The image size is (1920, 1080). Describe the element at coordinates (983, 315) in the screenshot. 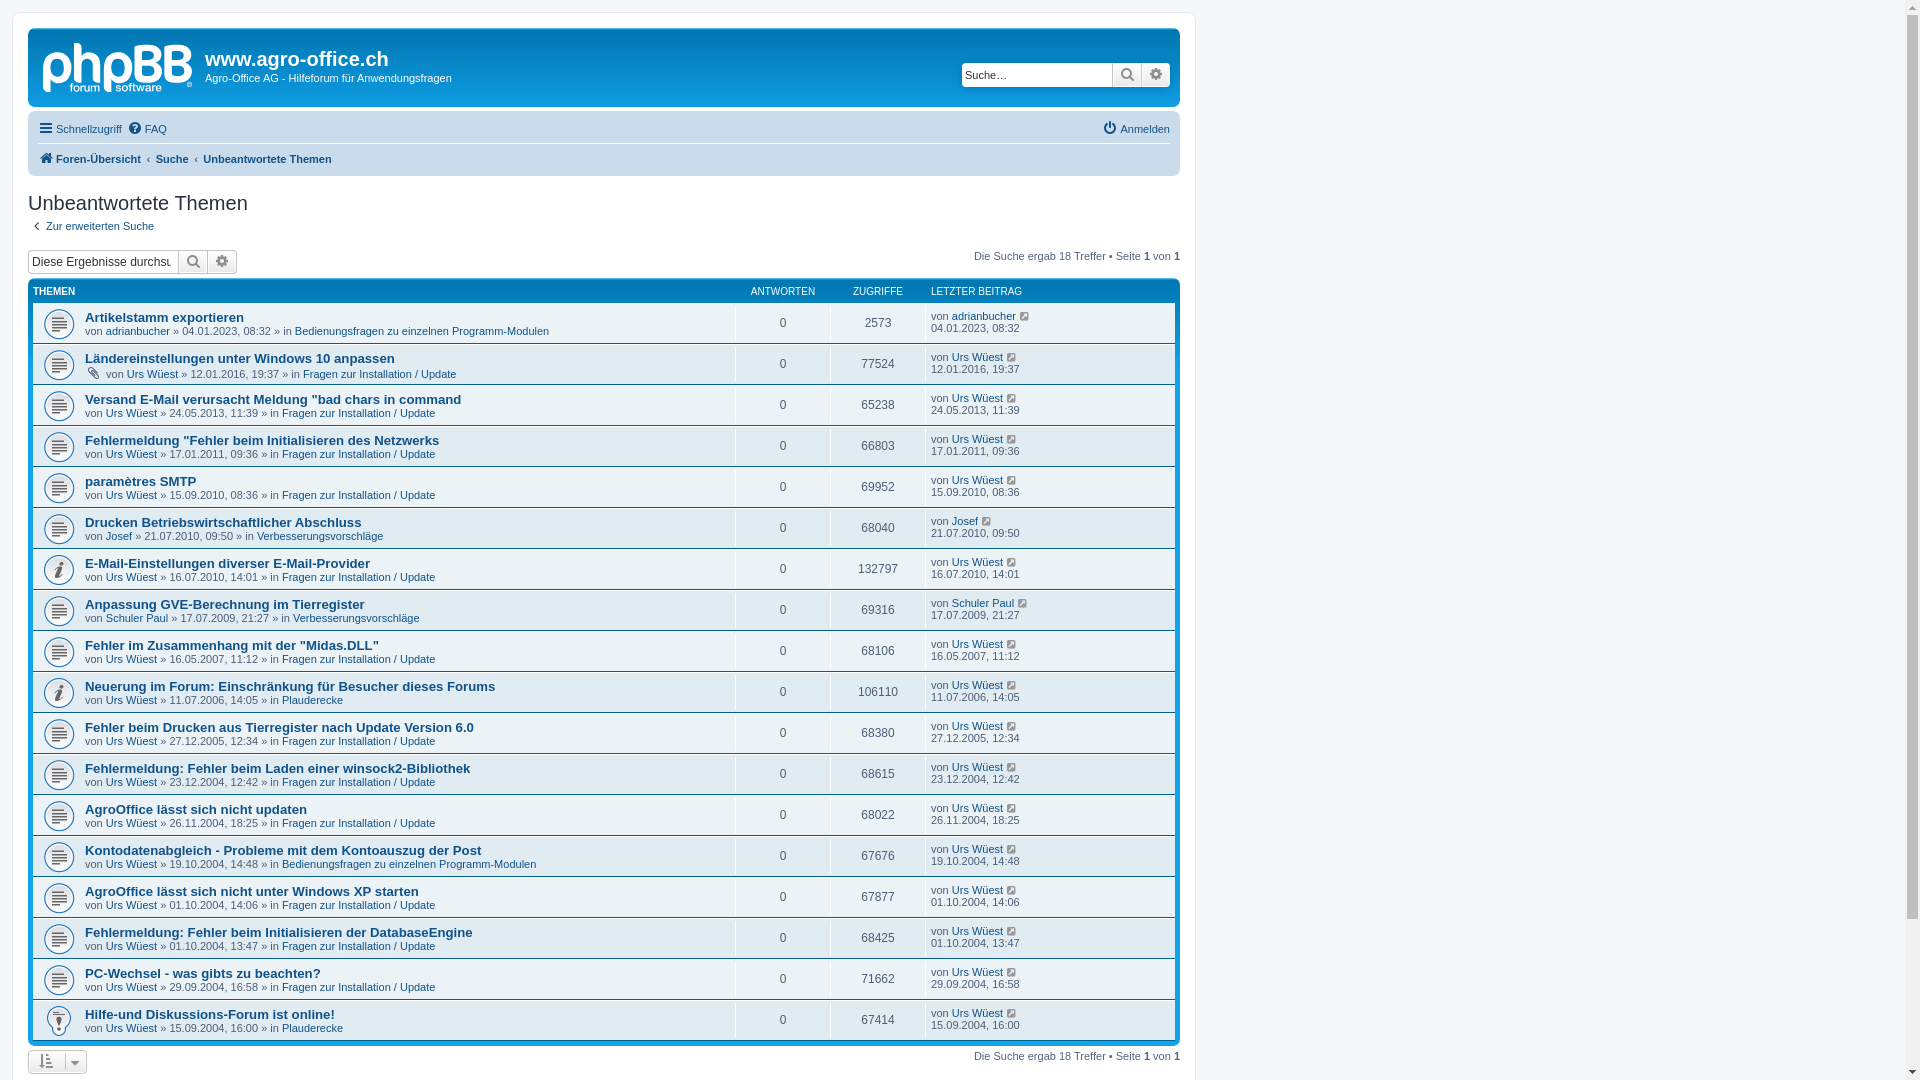

I see `'adrianbucher'` at that location.